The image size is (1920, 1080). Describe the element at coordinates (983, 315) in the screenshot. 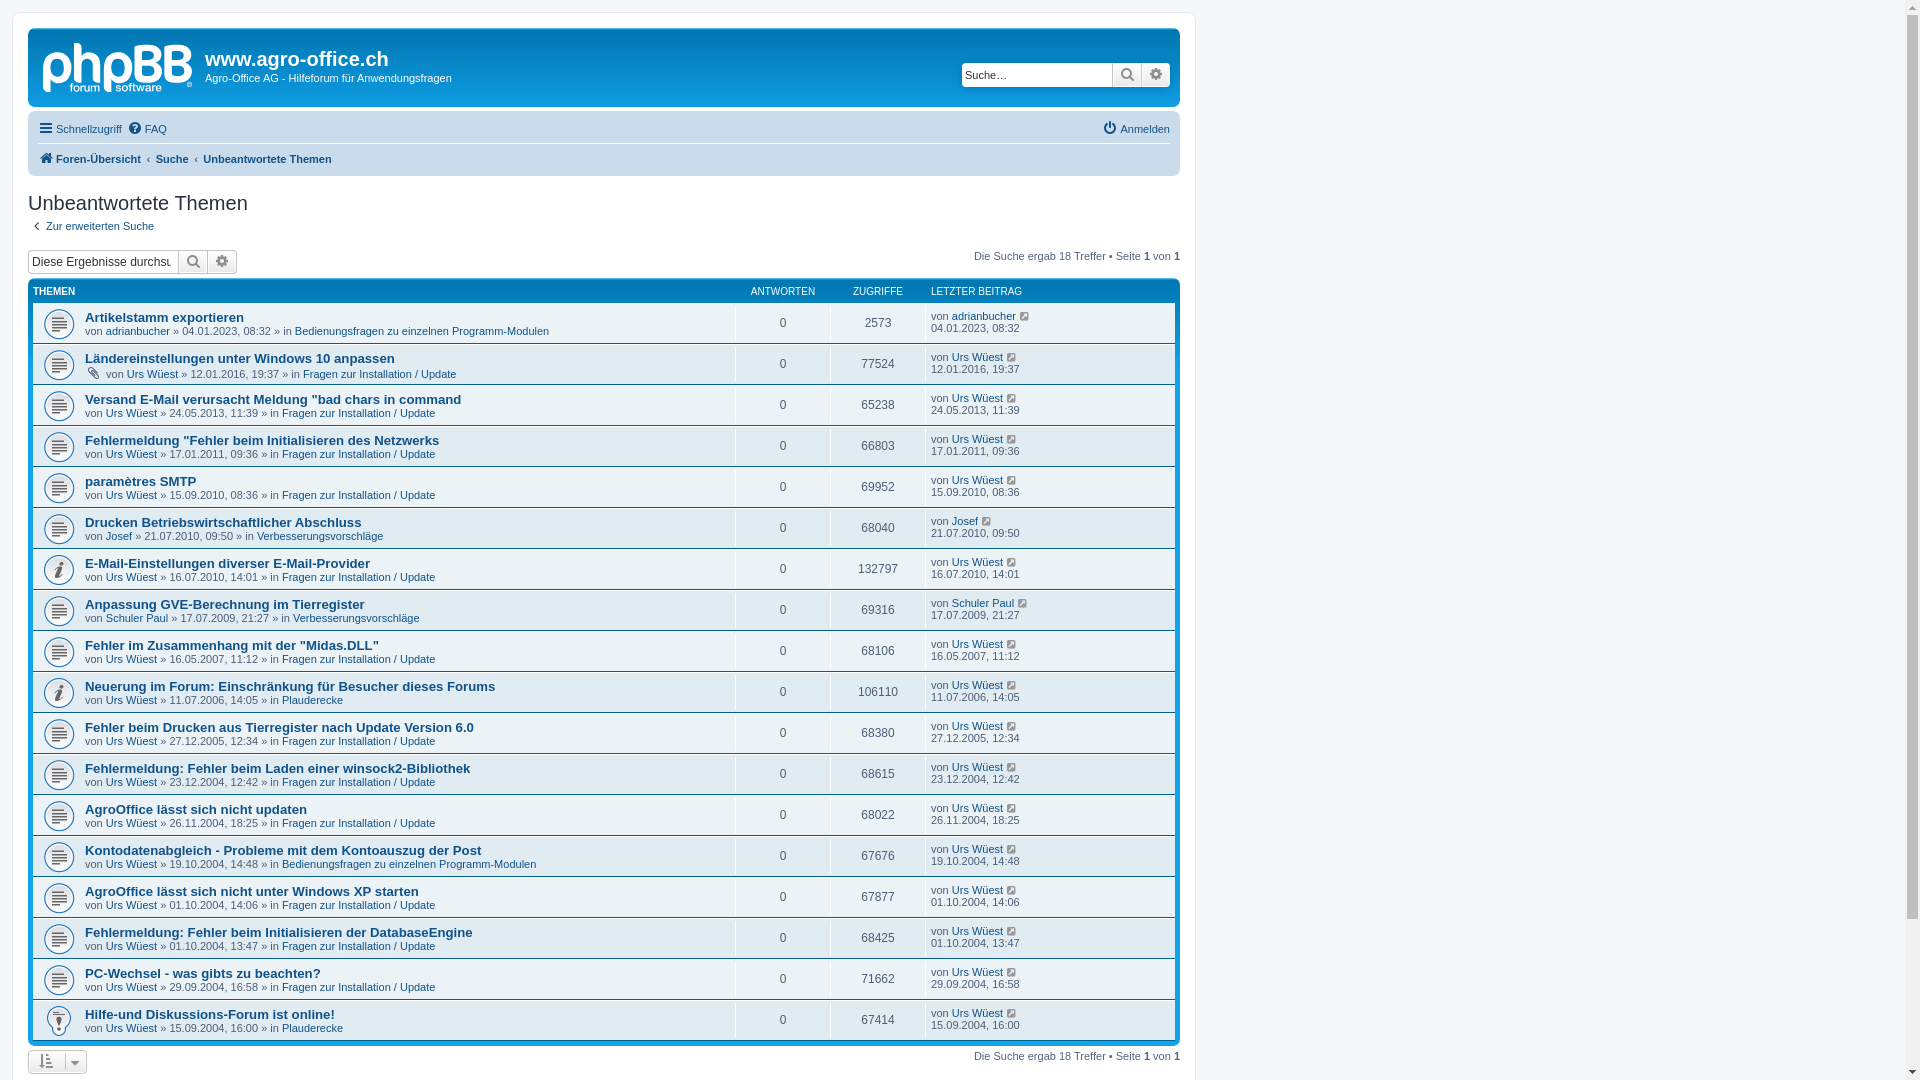

I see `'adrianbucher'` at that location.